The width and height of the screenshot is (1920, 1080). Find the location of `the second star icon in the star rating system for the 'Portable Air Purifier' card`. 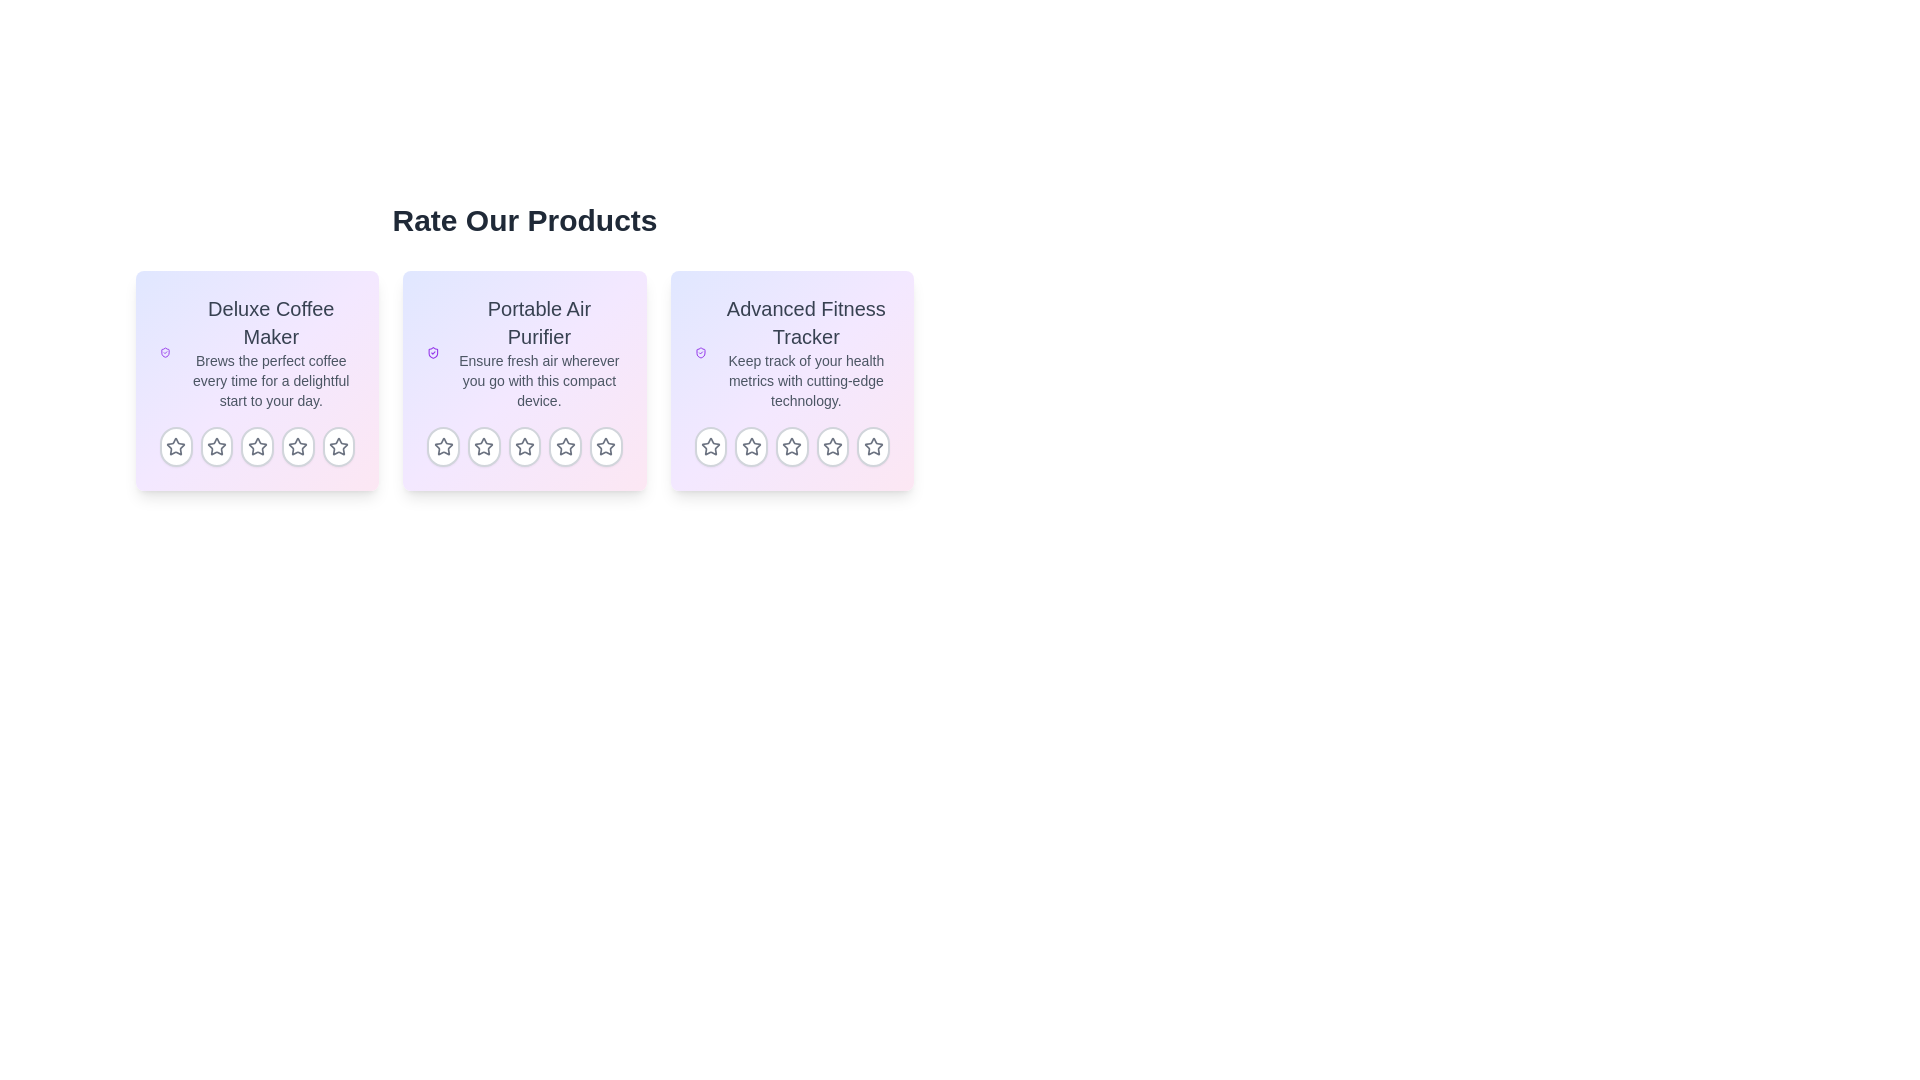

the second star icon in the star rating system for the 'Portable Air Purifier' card is located at coordinates (524, 446).